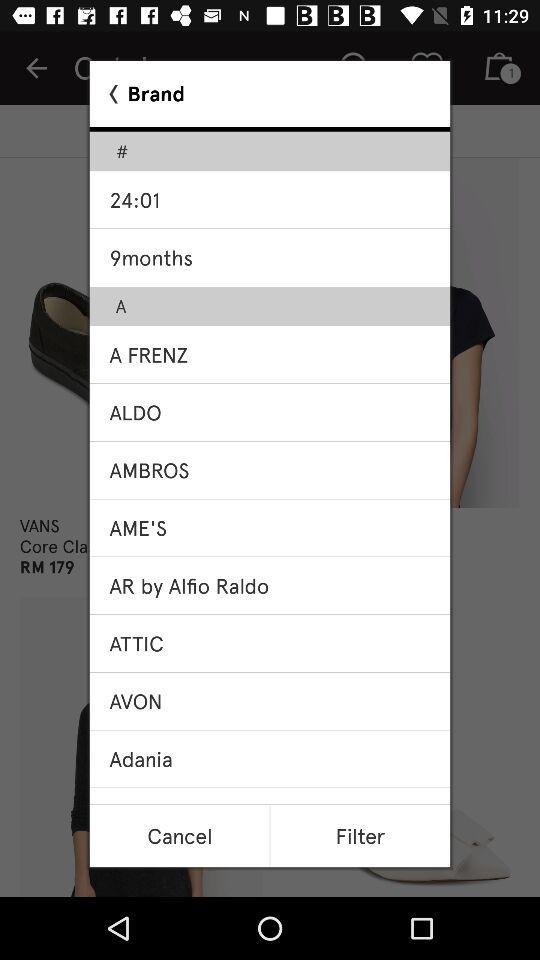 The height and width of the screenshot is (960, 540). Describe the element at coordinates (359, 836) in the screenshot. I see `the filter item` at that location.